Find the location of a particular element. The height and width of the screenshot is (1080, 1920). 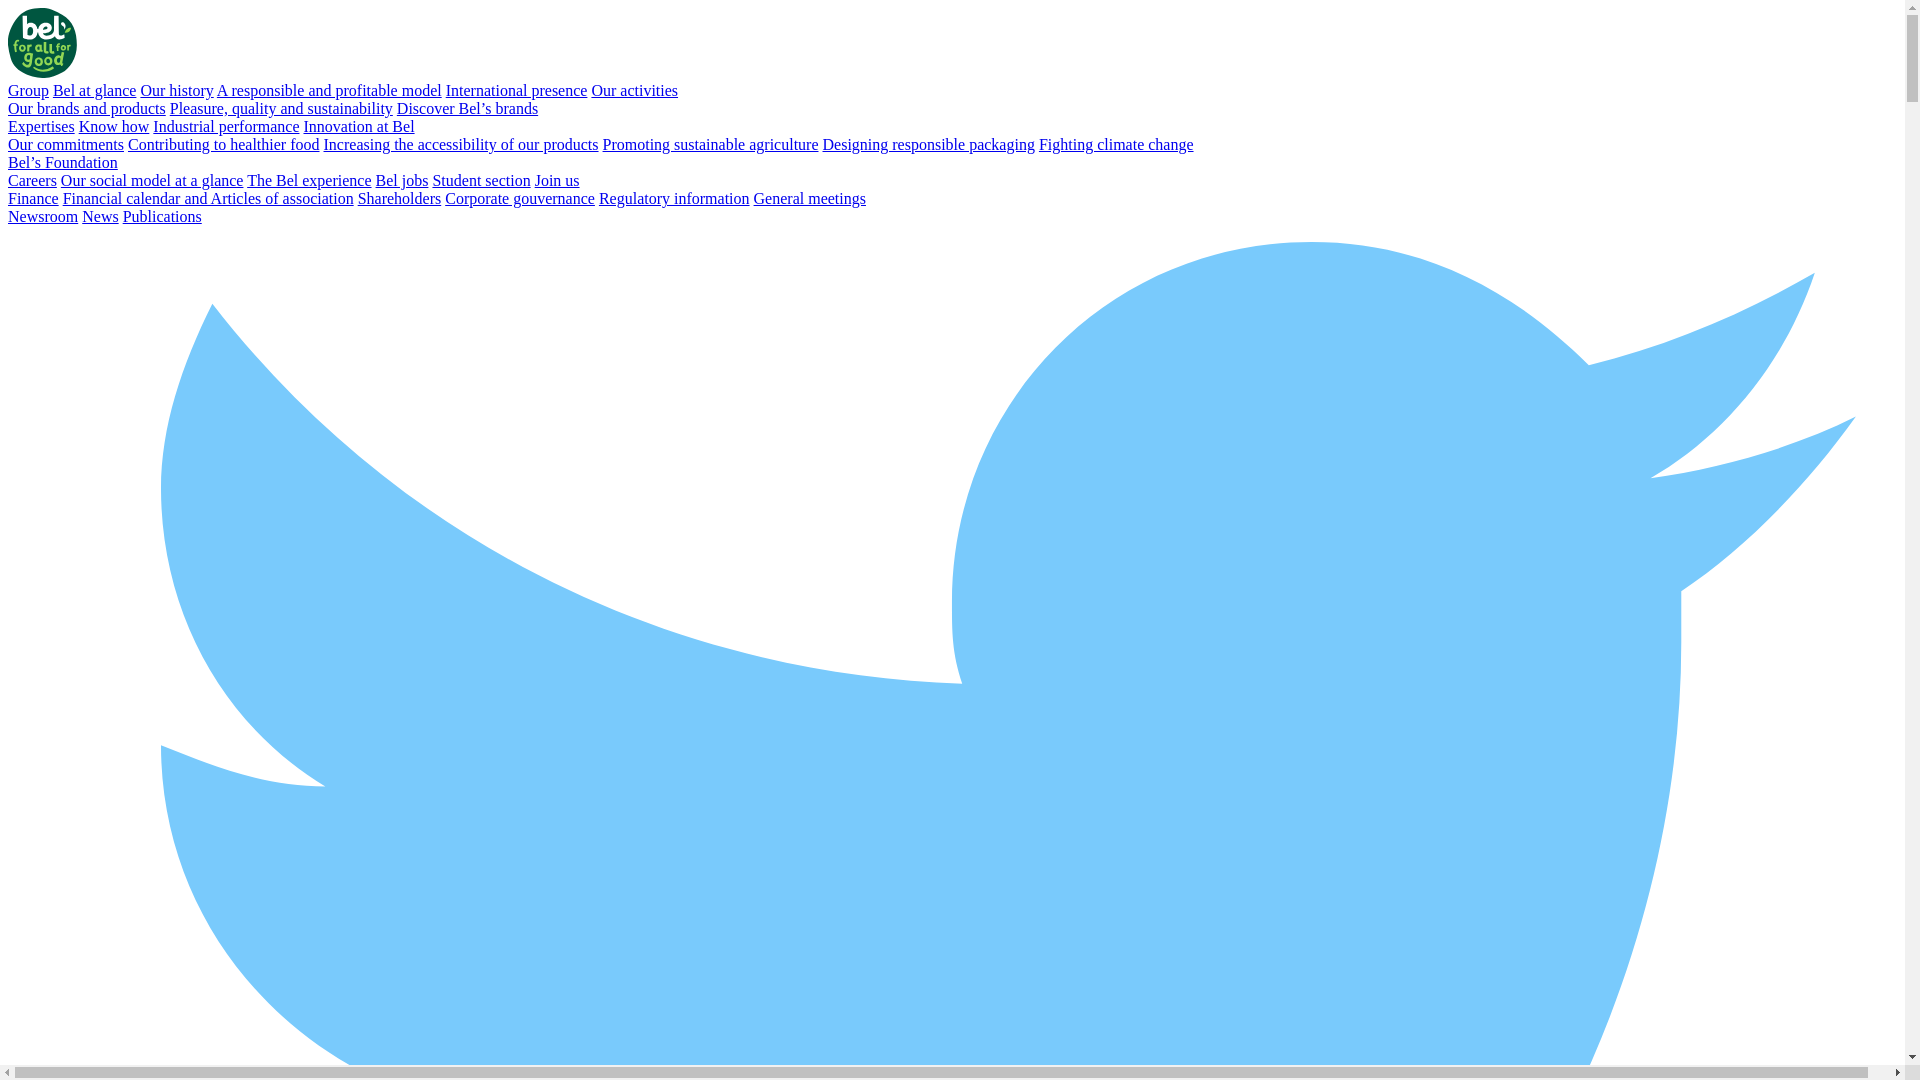

'Designing responsible packaging' is located at coordinates (926, 143).